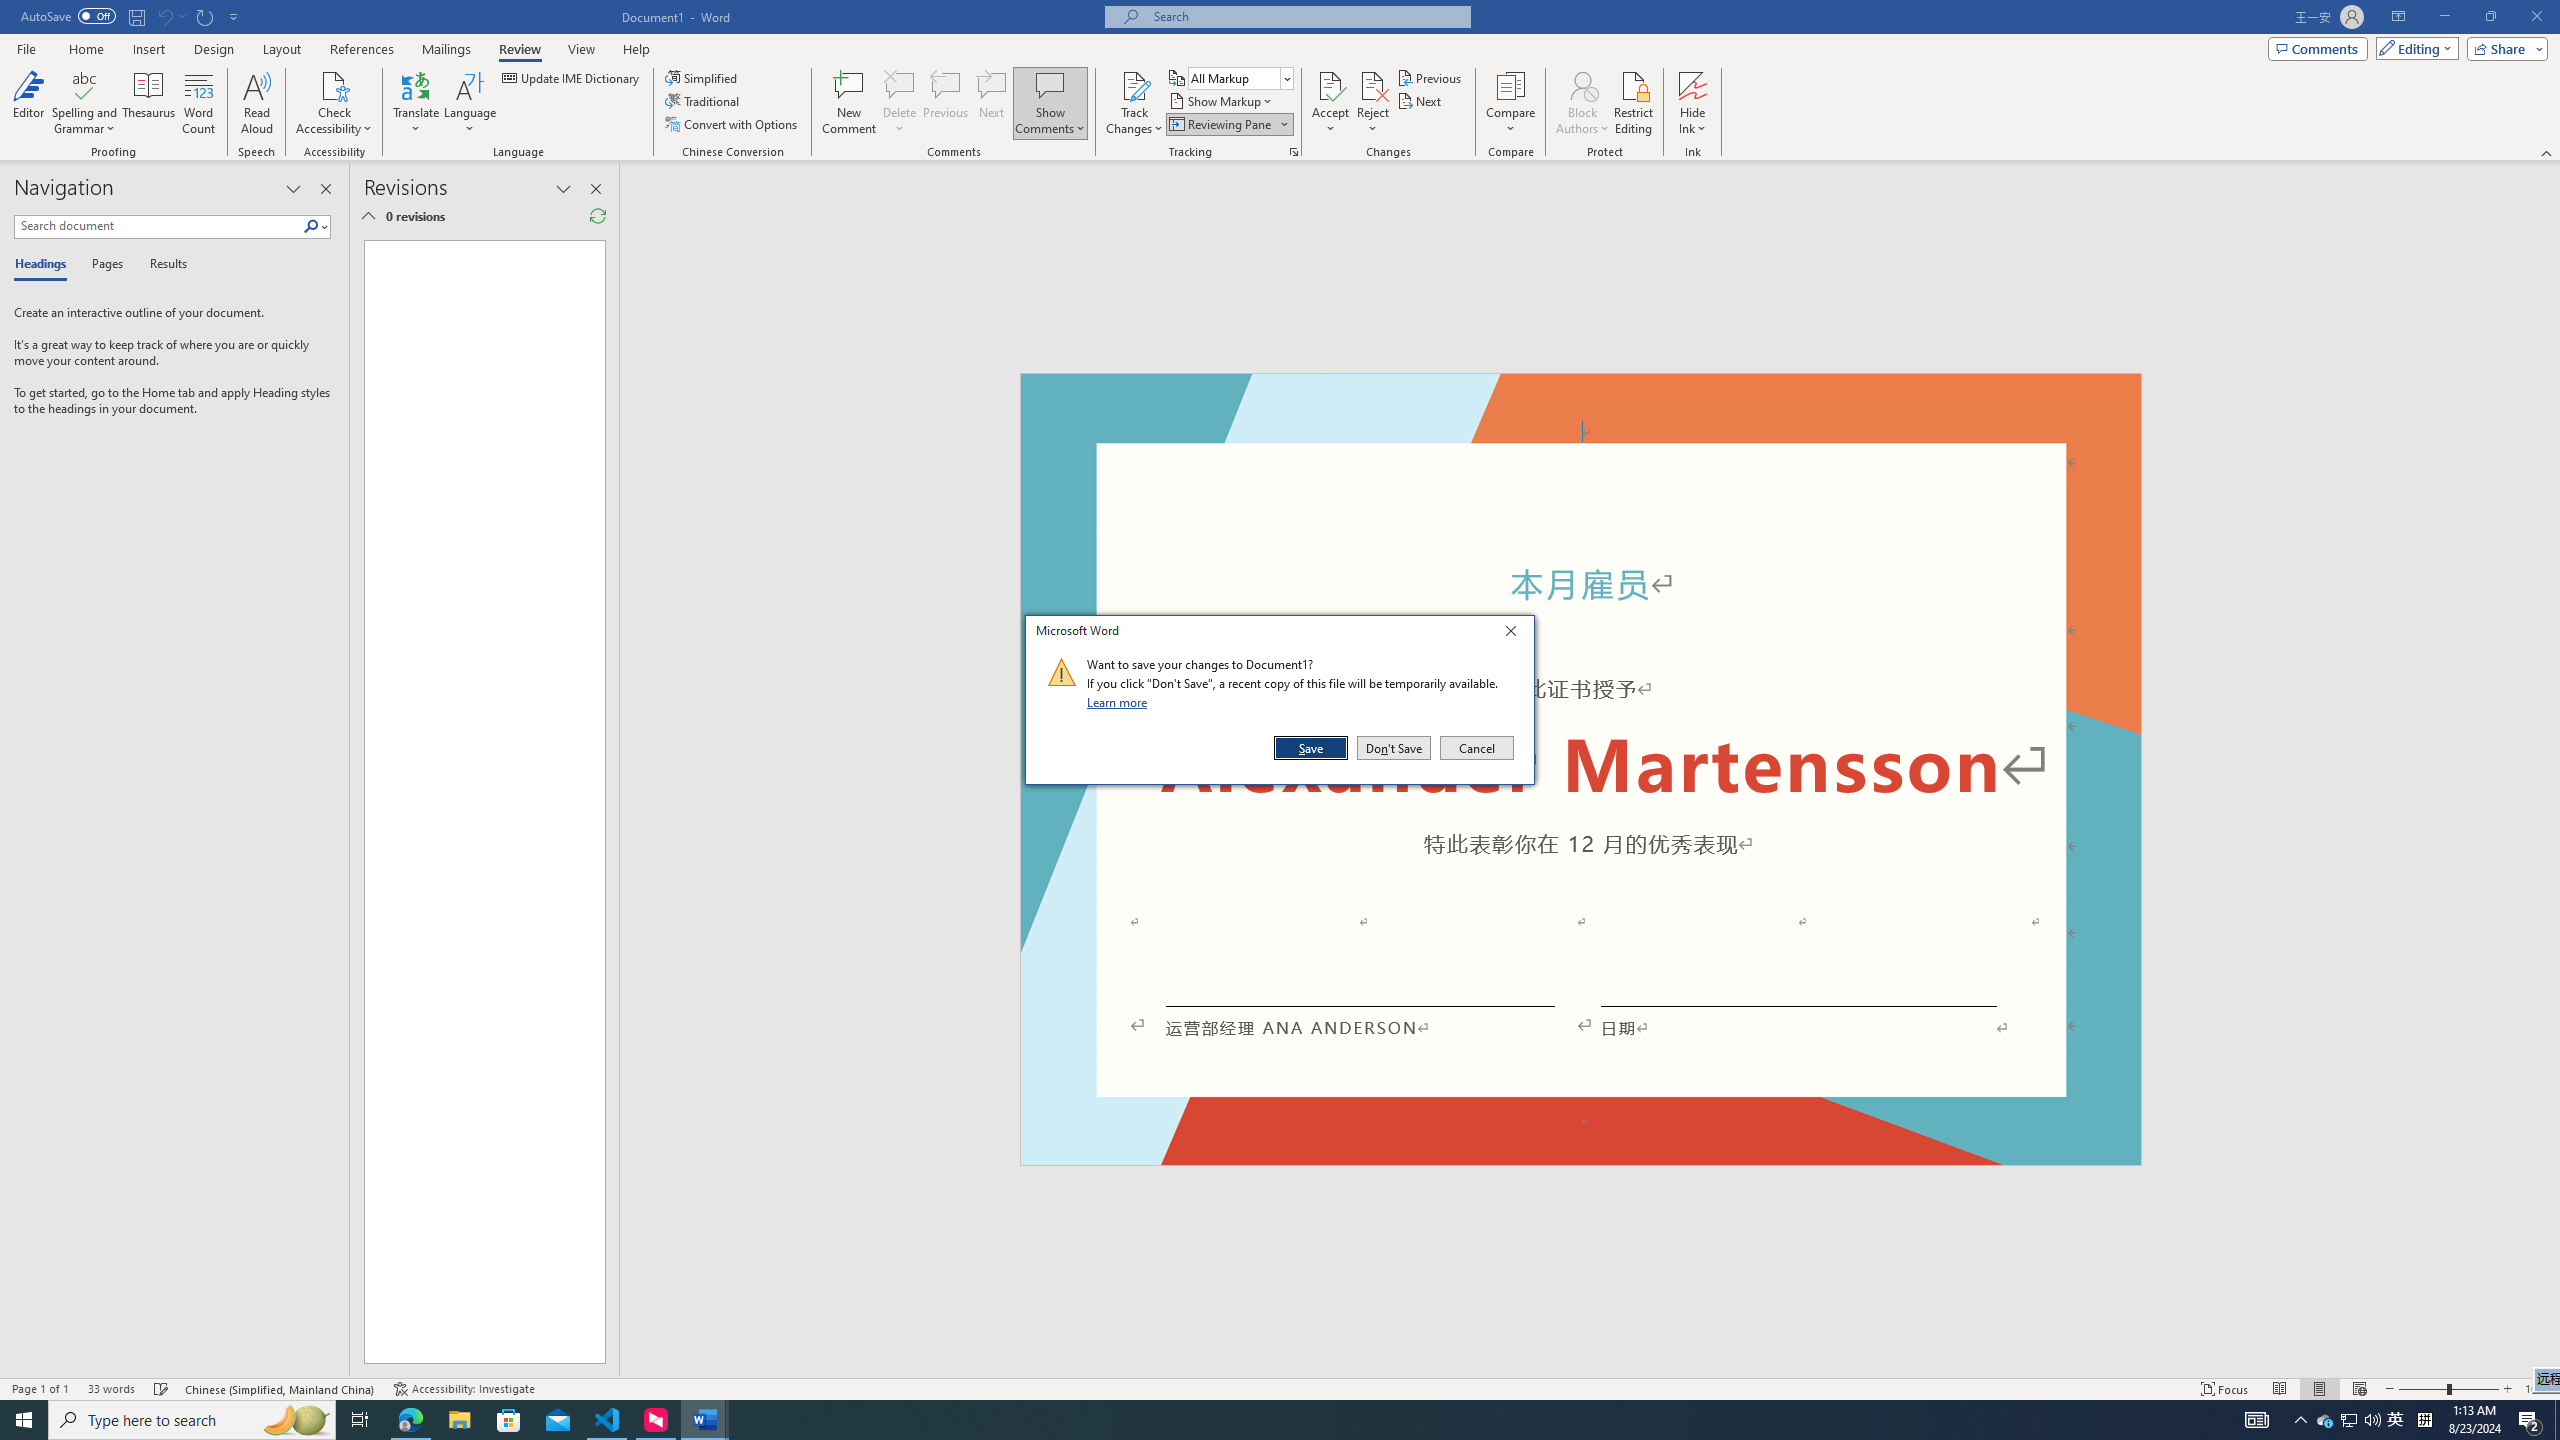 This screenshot has width=2560, height=1440. I want to click on 'Restrict Editing', so click(1634, 103).